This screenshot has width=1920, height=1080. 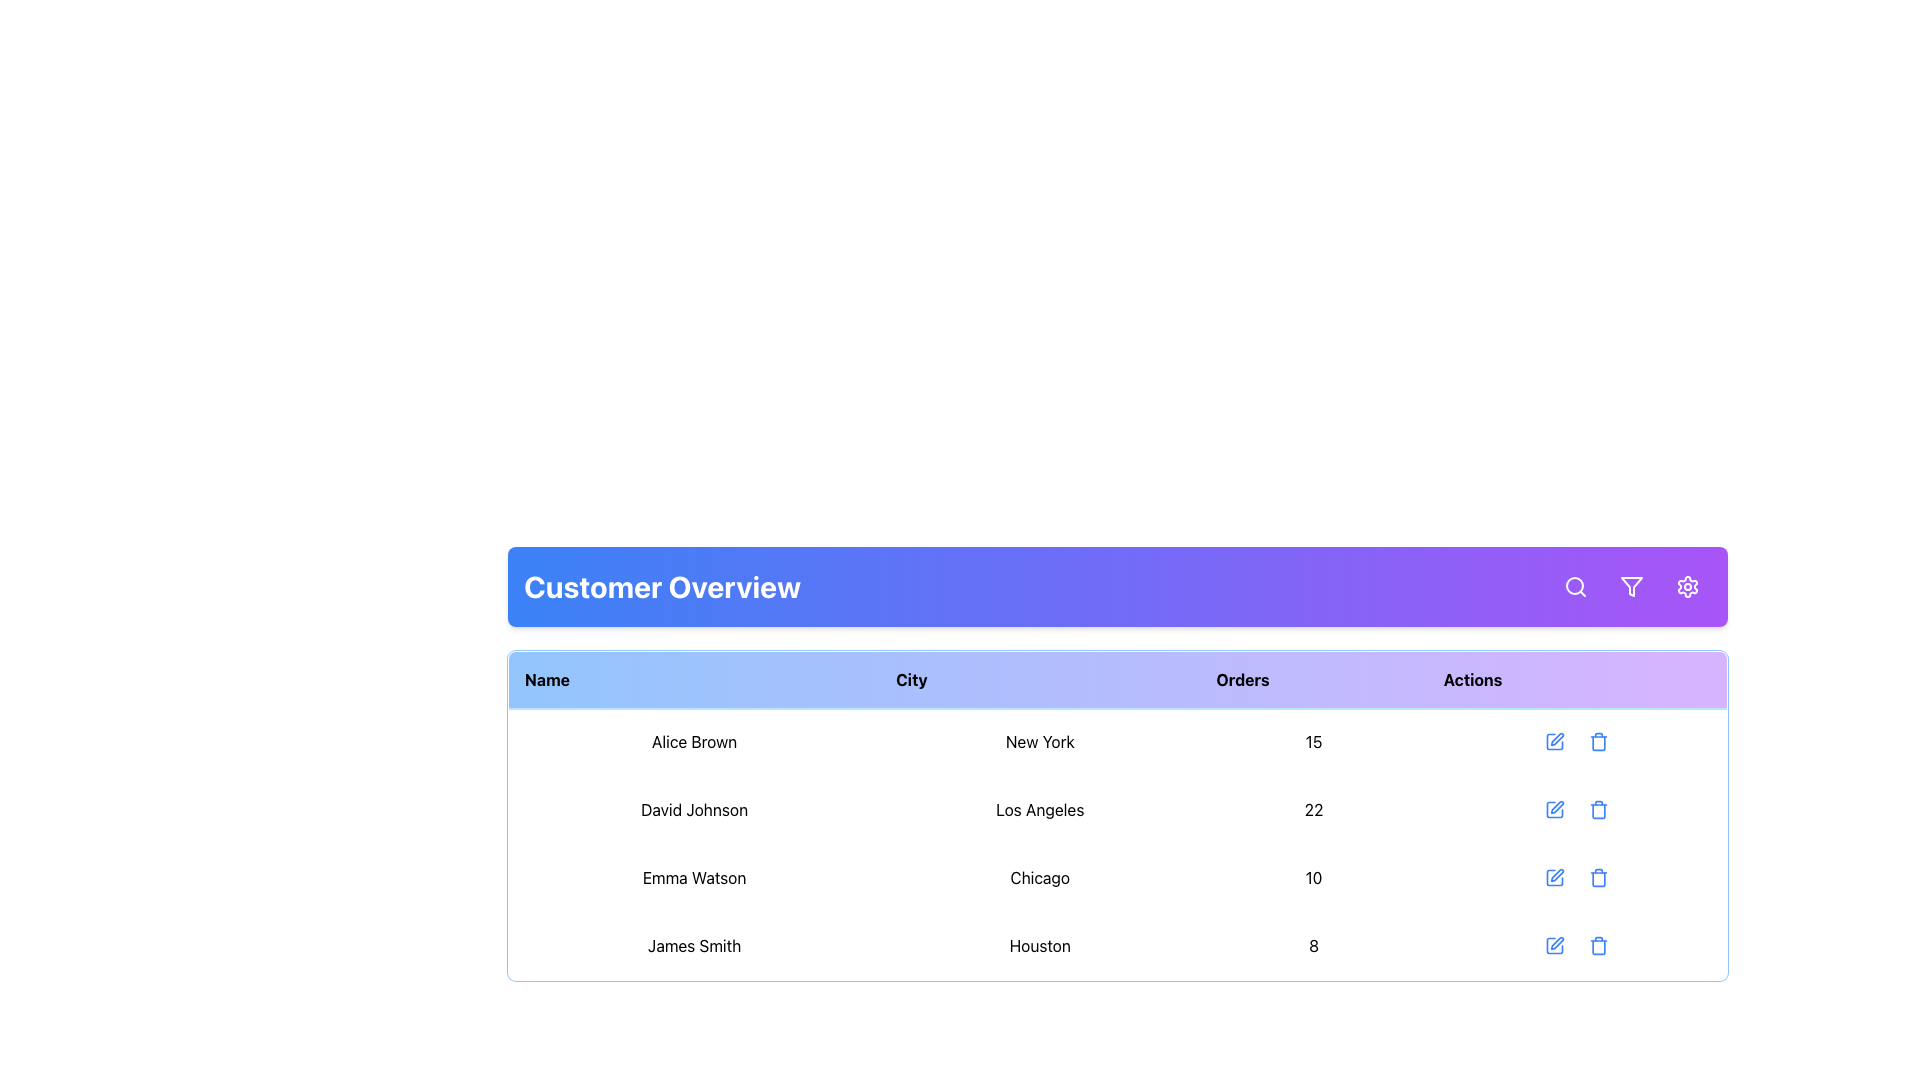 I want to click on the graphical icon in the Actions column of the first row of the table, which resembles a hollow square with a slight alteration on its top-right corner, so click(x=1554, y=741).